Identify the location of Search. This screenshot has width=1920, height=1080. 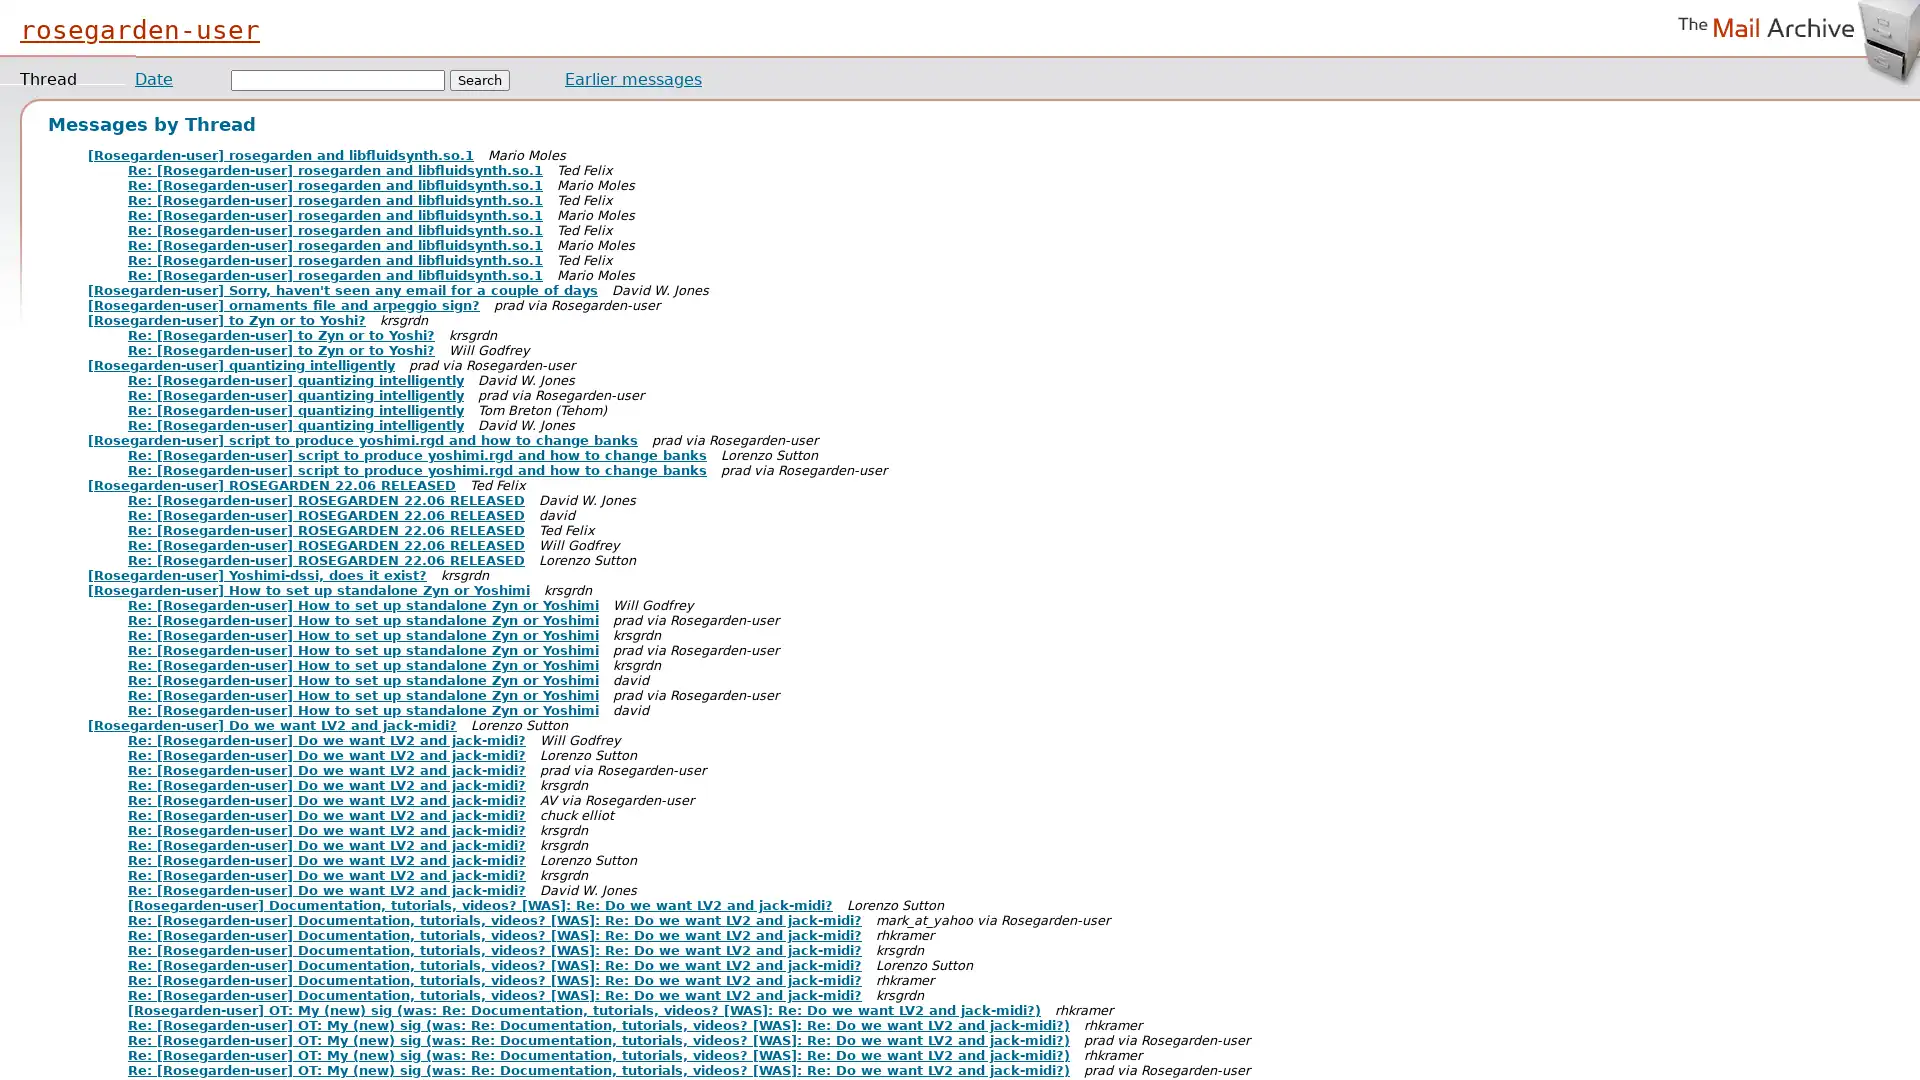
(480, 79).